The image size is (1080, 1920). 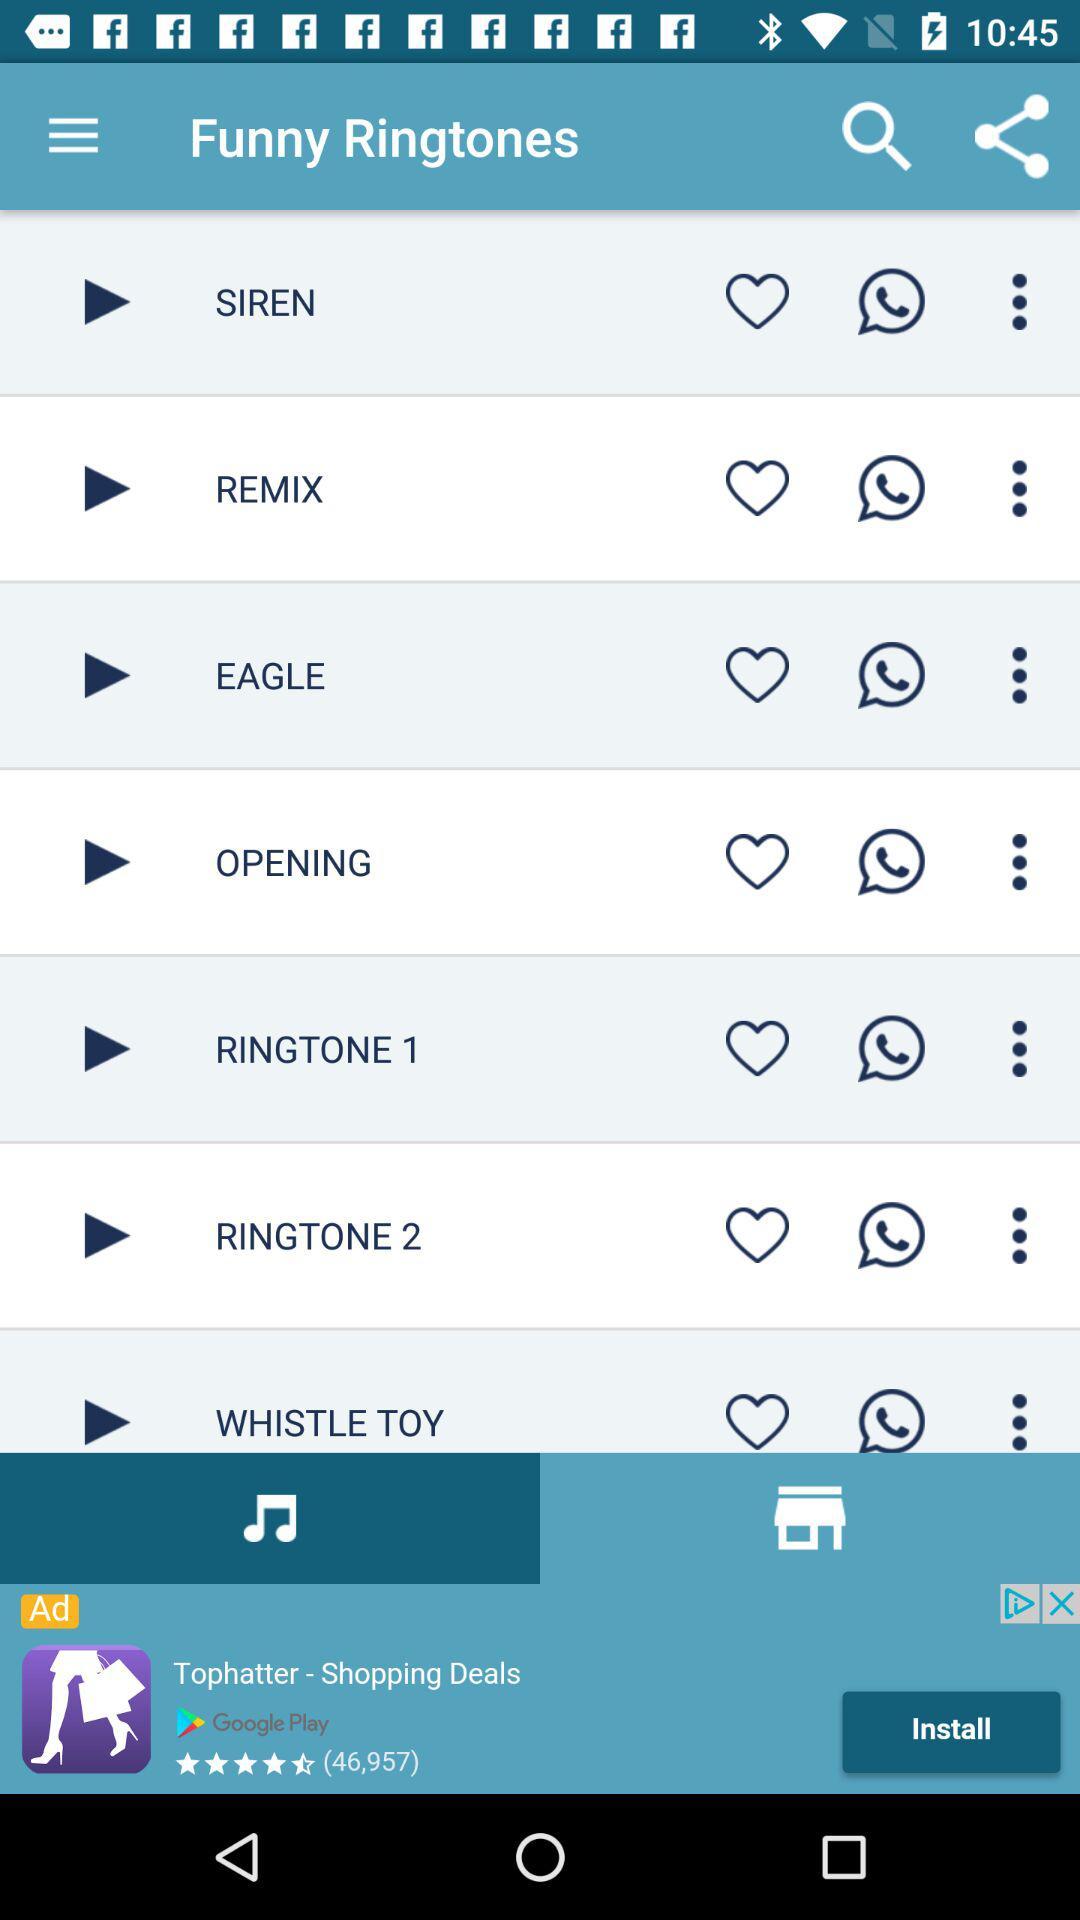 I want to click on start call, so click(x=890, y=300).